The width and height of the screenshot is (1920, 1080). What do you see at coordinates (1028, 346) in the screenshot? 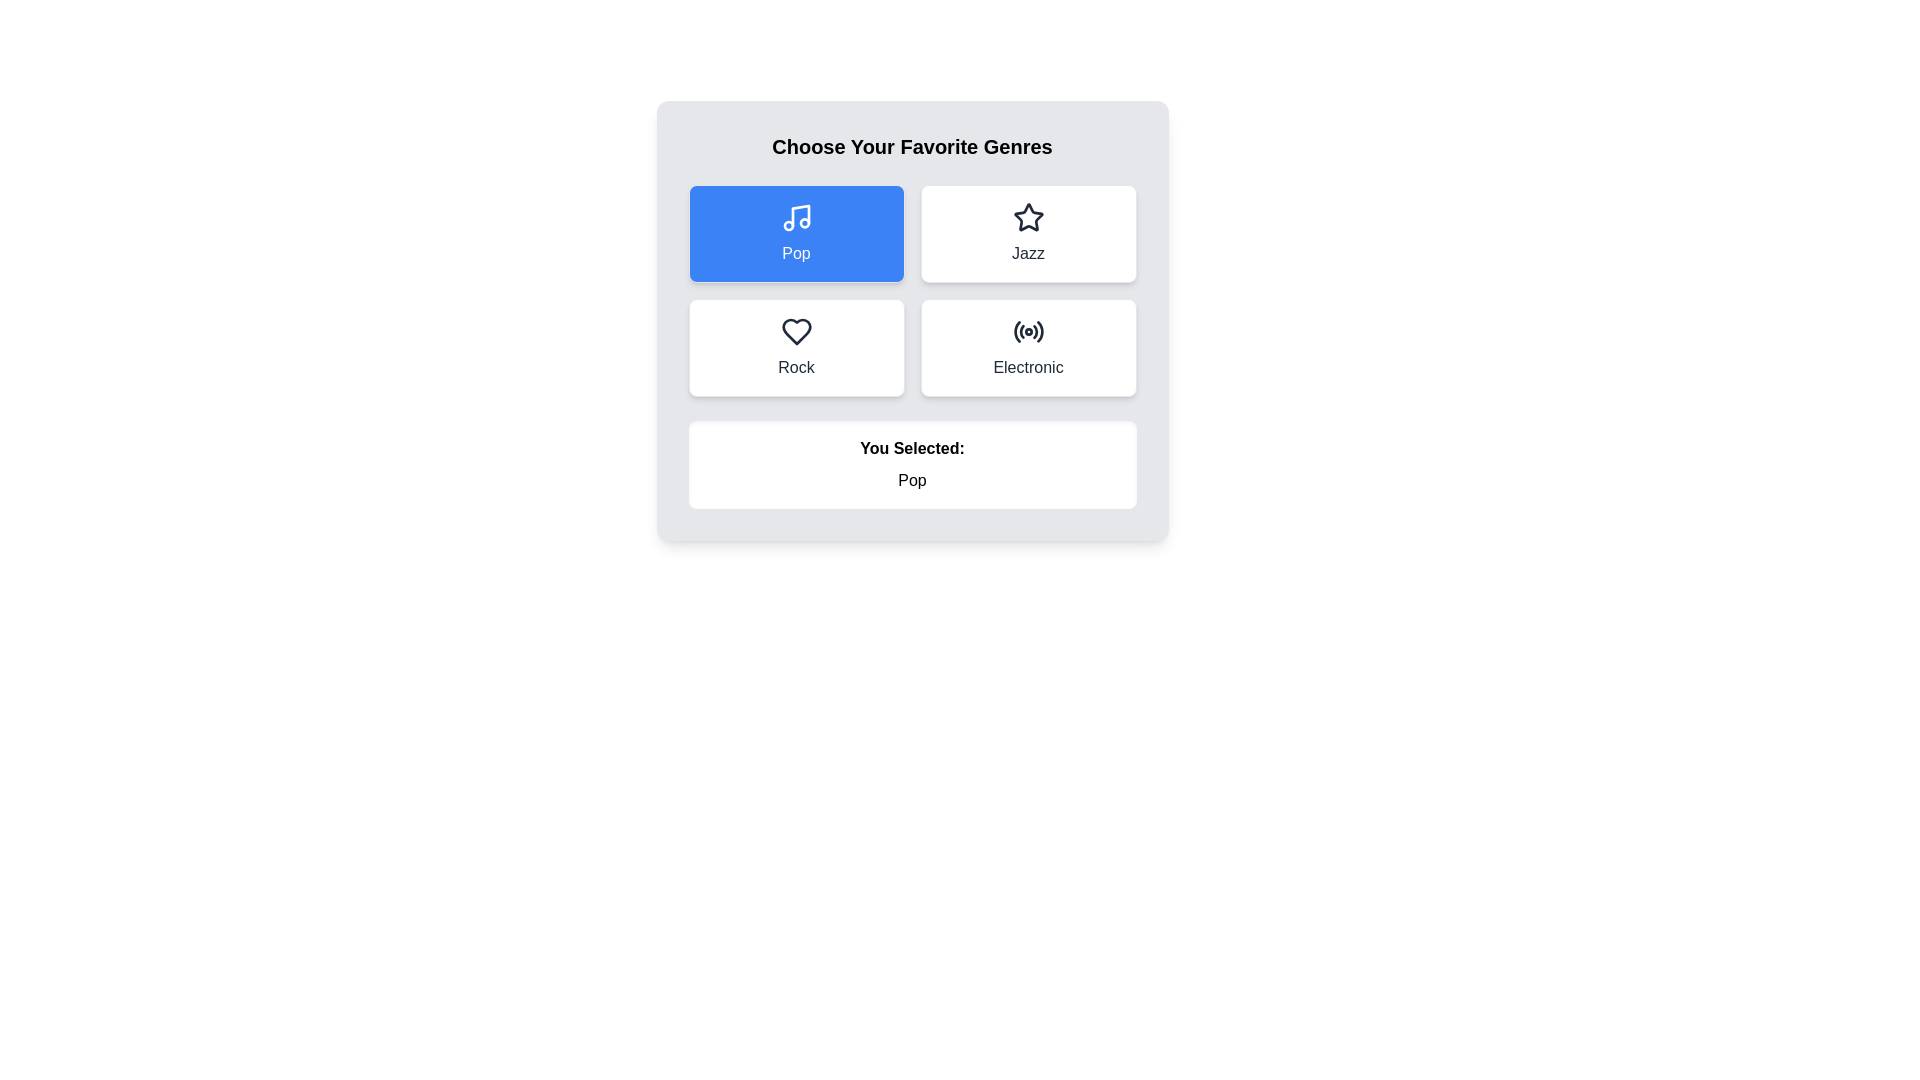
I see `the genre button labeled Electronic to observe the hover effect` at bounding box center [1028, 346].